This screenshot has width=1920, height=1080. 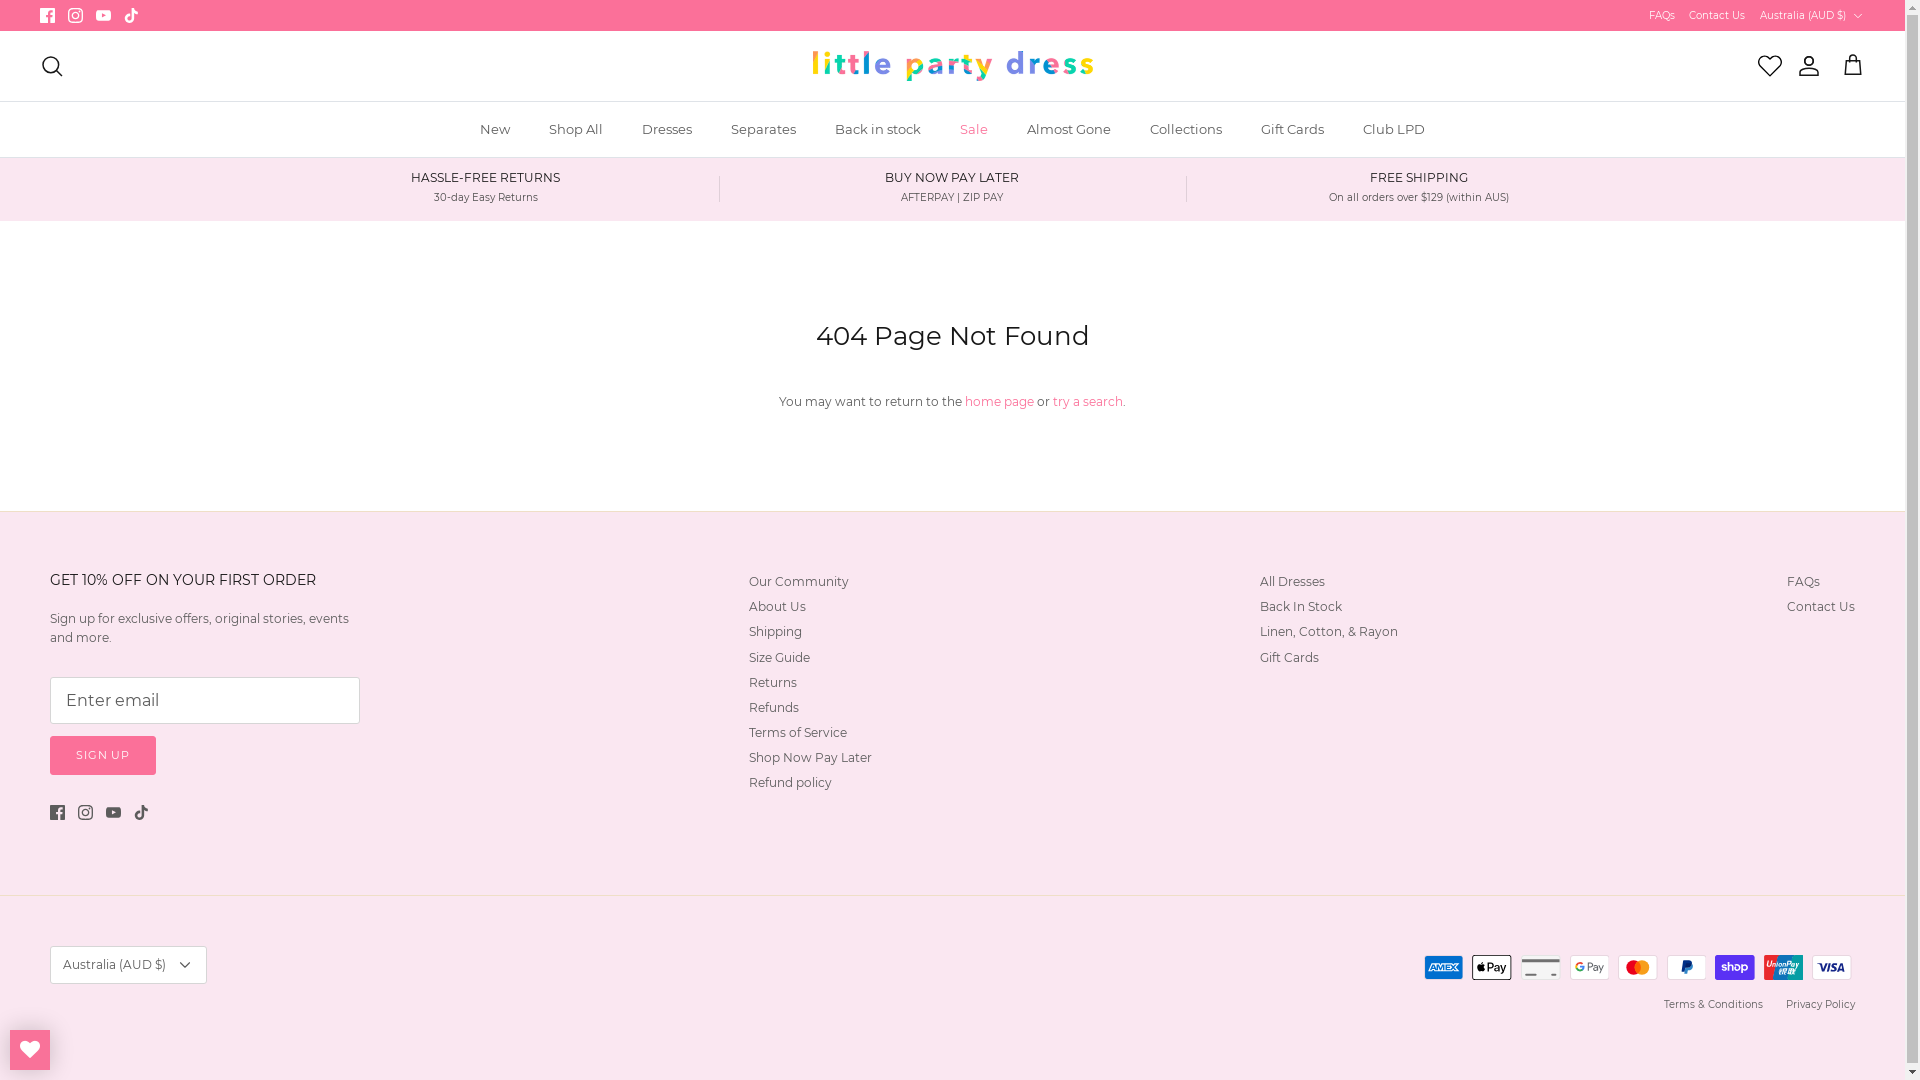 What do you see at coordinates (774, 631) in the screenshot?
I see `'Shipping'` at bounding box center [774, 631].